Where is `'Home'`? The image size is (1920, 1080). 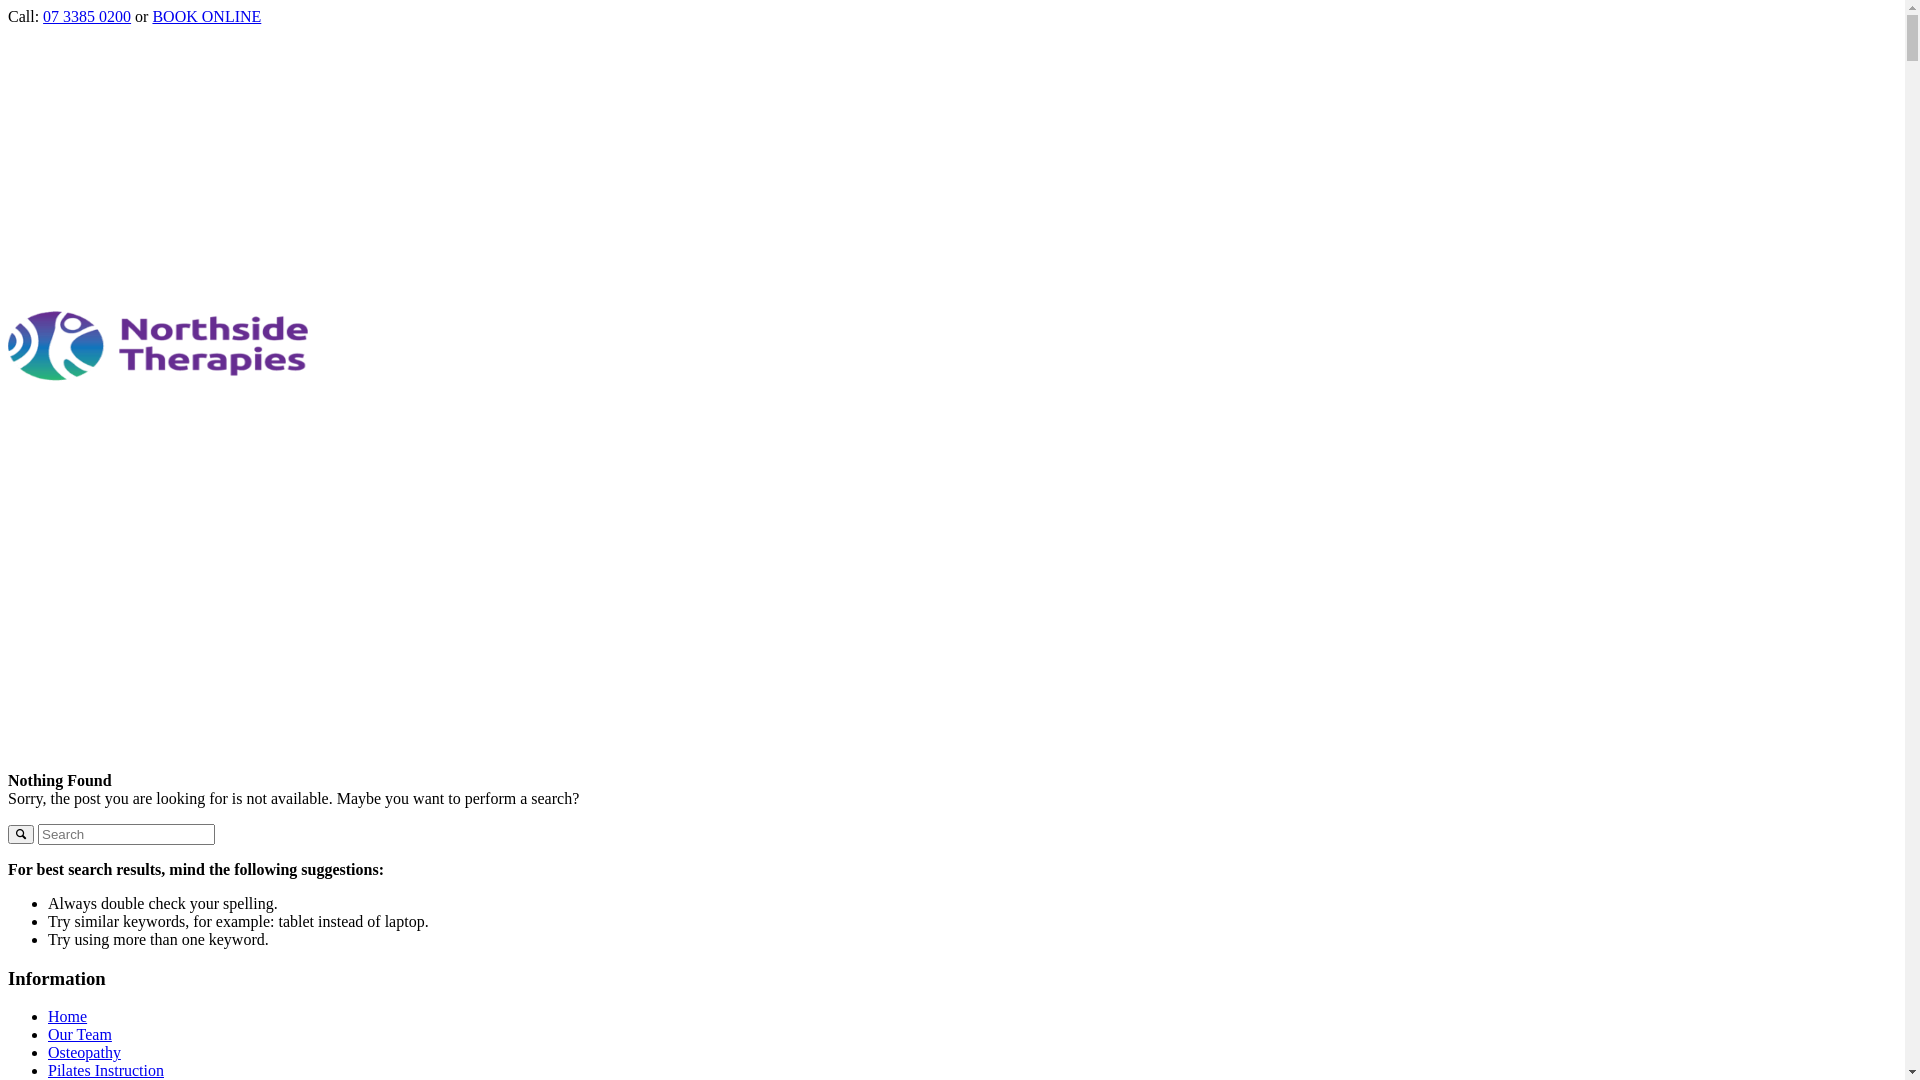
'Home' is located at coordinates (67, 1016).